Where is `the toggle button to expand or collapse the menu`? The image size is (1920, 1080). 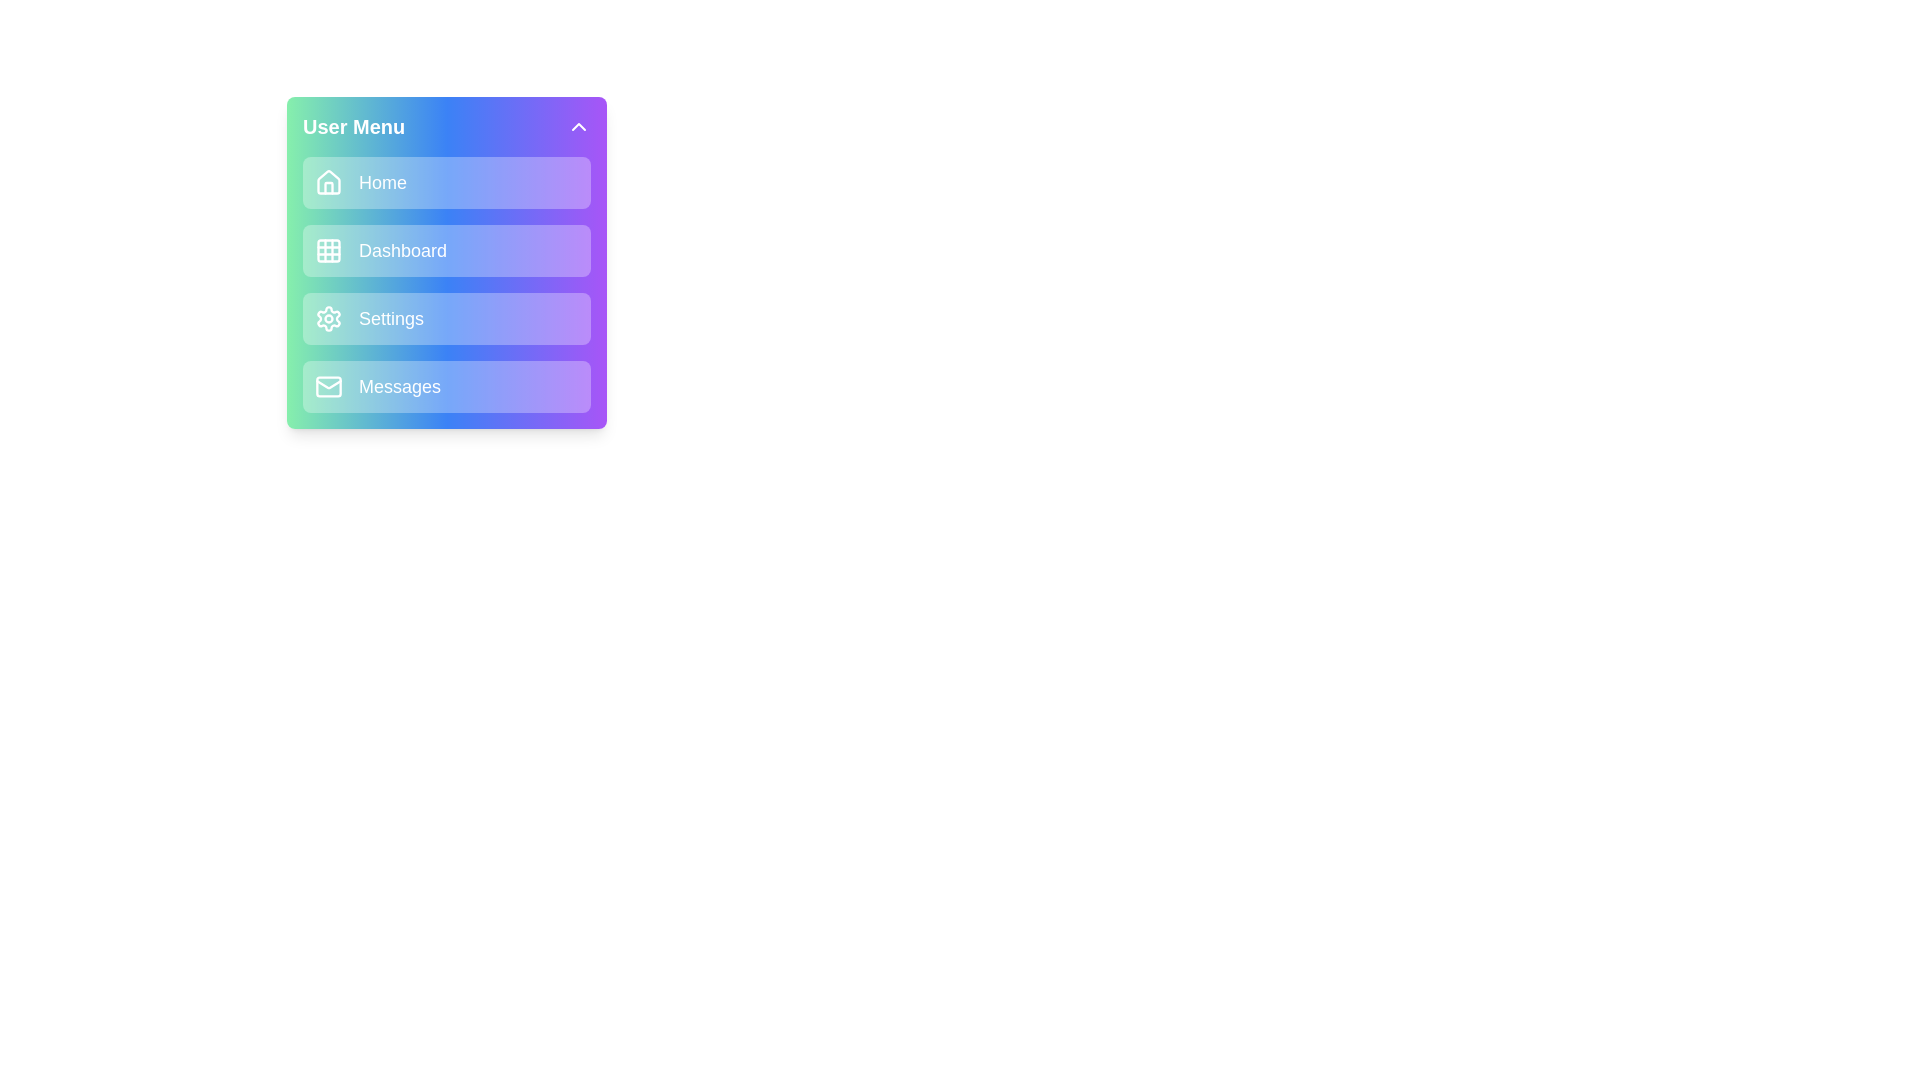 the toggle button to expand or collapse the menu is located at coordinates (578, 127).